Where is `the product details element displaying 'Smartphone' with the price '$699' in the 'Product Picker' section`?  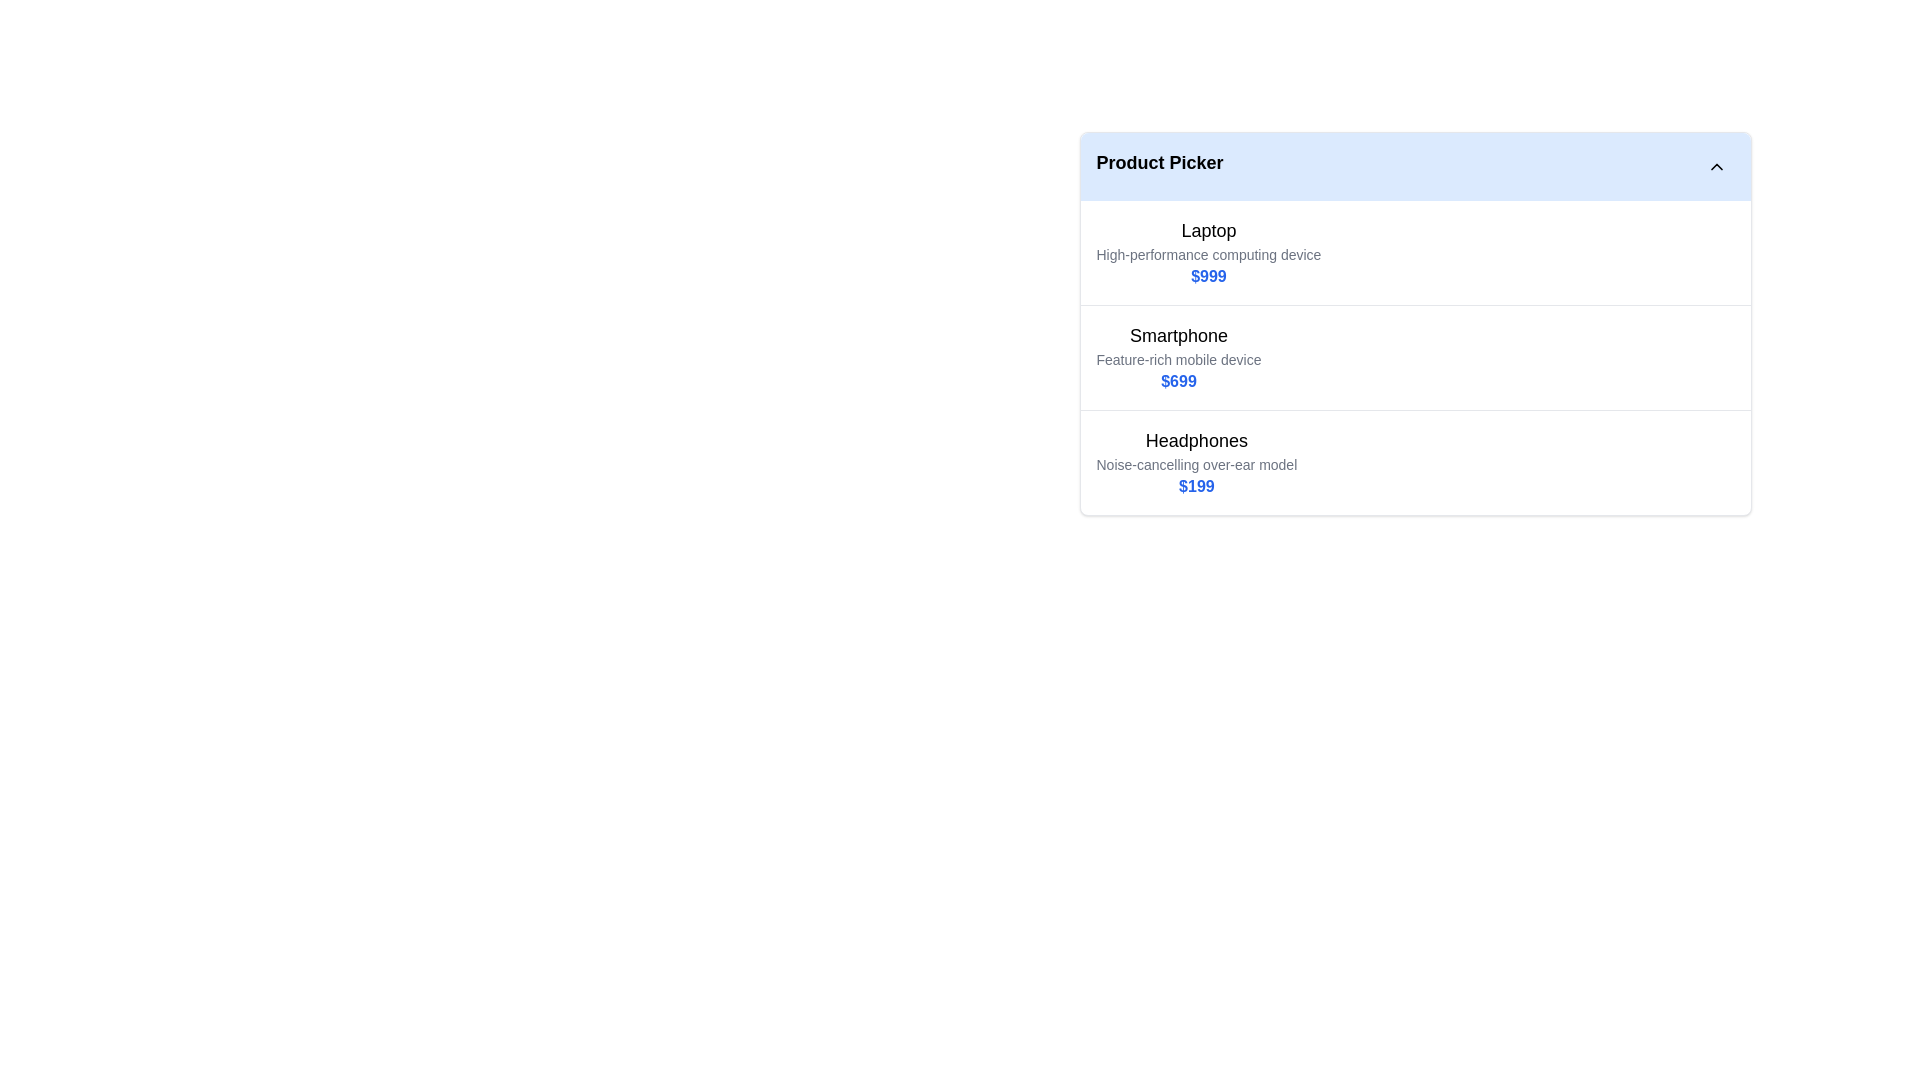 the product details element displaying 'Smartphone' with the price '$699' in the 'Product Picker' section is located at coordinates (1179, 357).